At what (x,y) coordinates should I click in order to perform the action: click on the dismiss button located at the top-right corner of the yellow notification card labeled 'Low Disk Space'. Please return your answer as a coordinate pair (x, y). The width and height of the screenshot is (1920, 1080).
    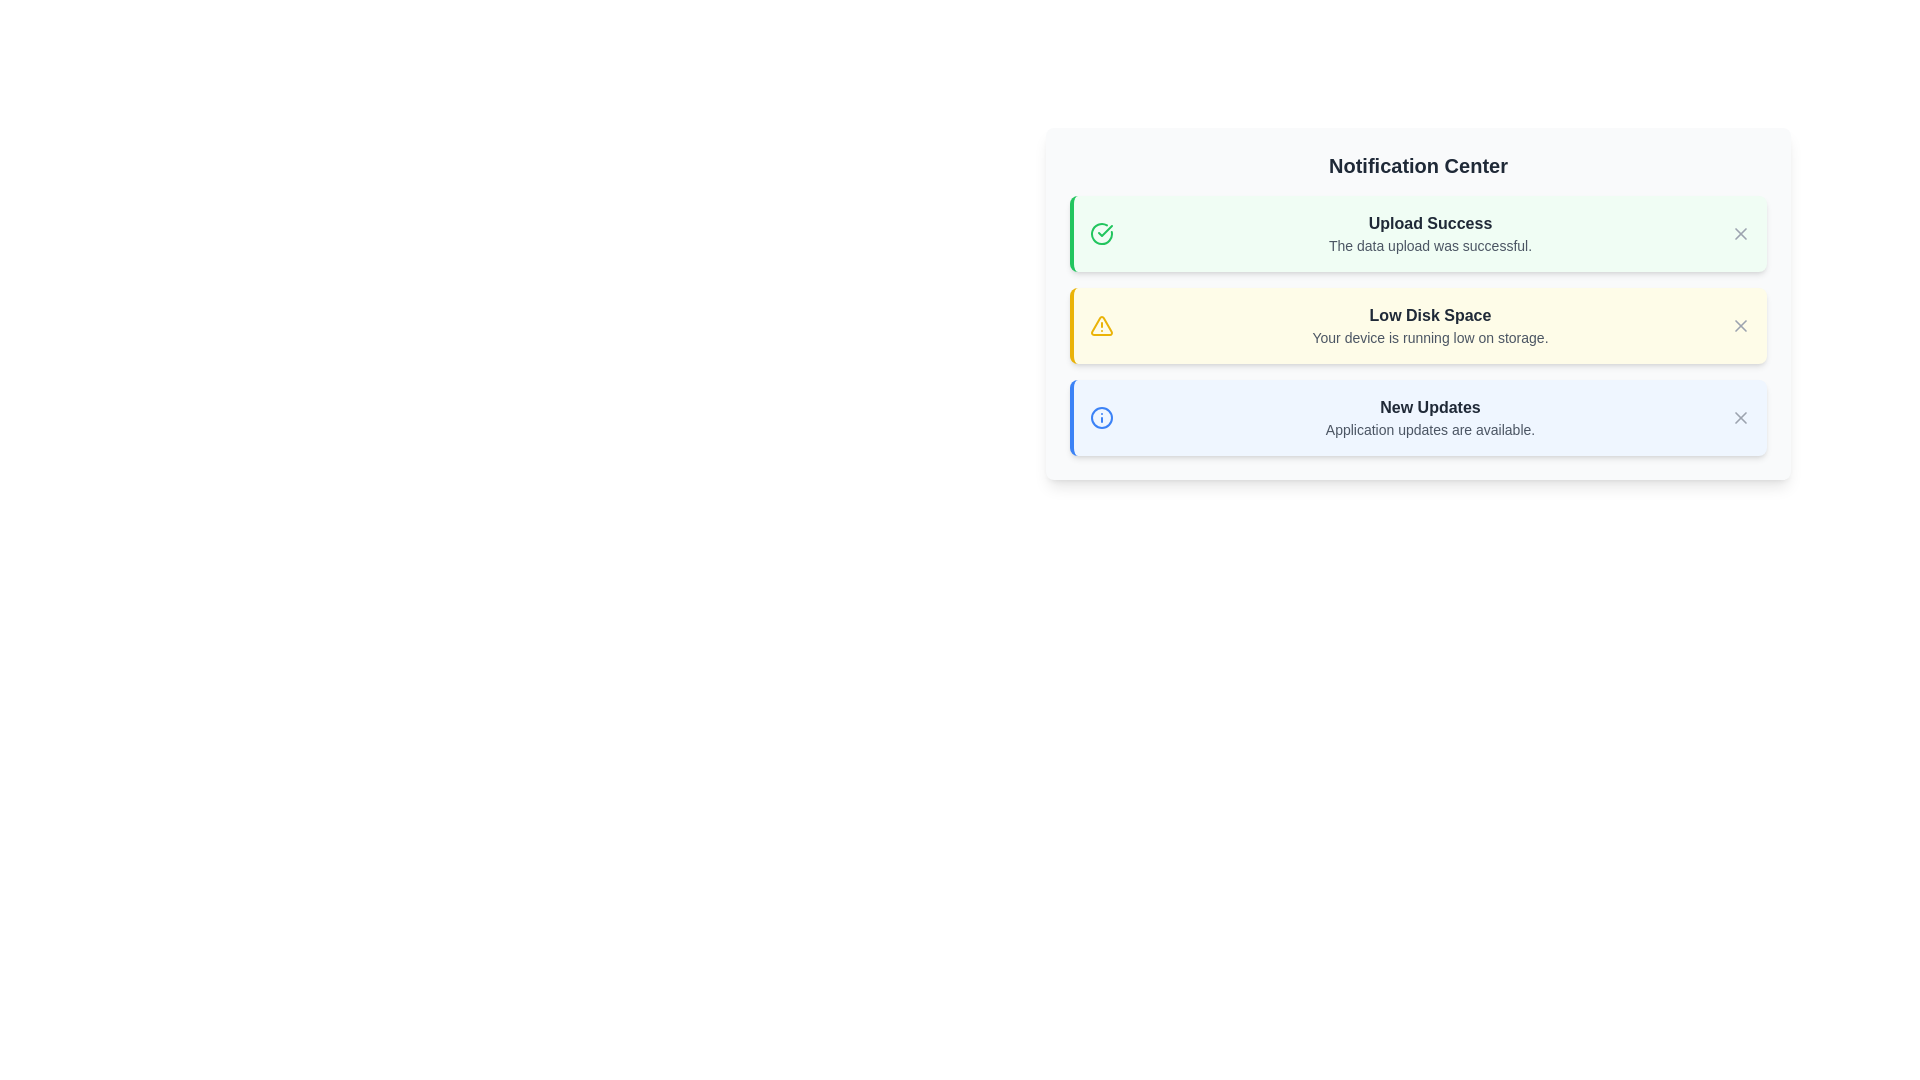
    Looking at the image, I should click on (1740, 325).